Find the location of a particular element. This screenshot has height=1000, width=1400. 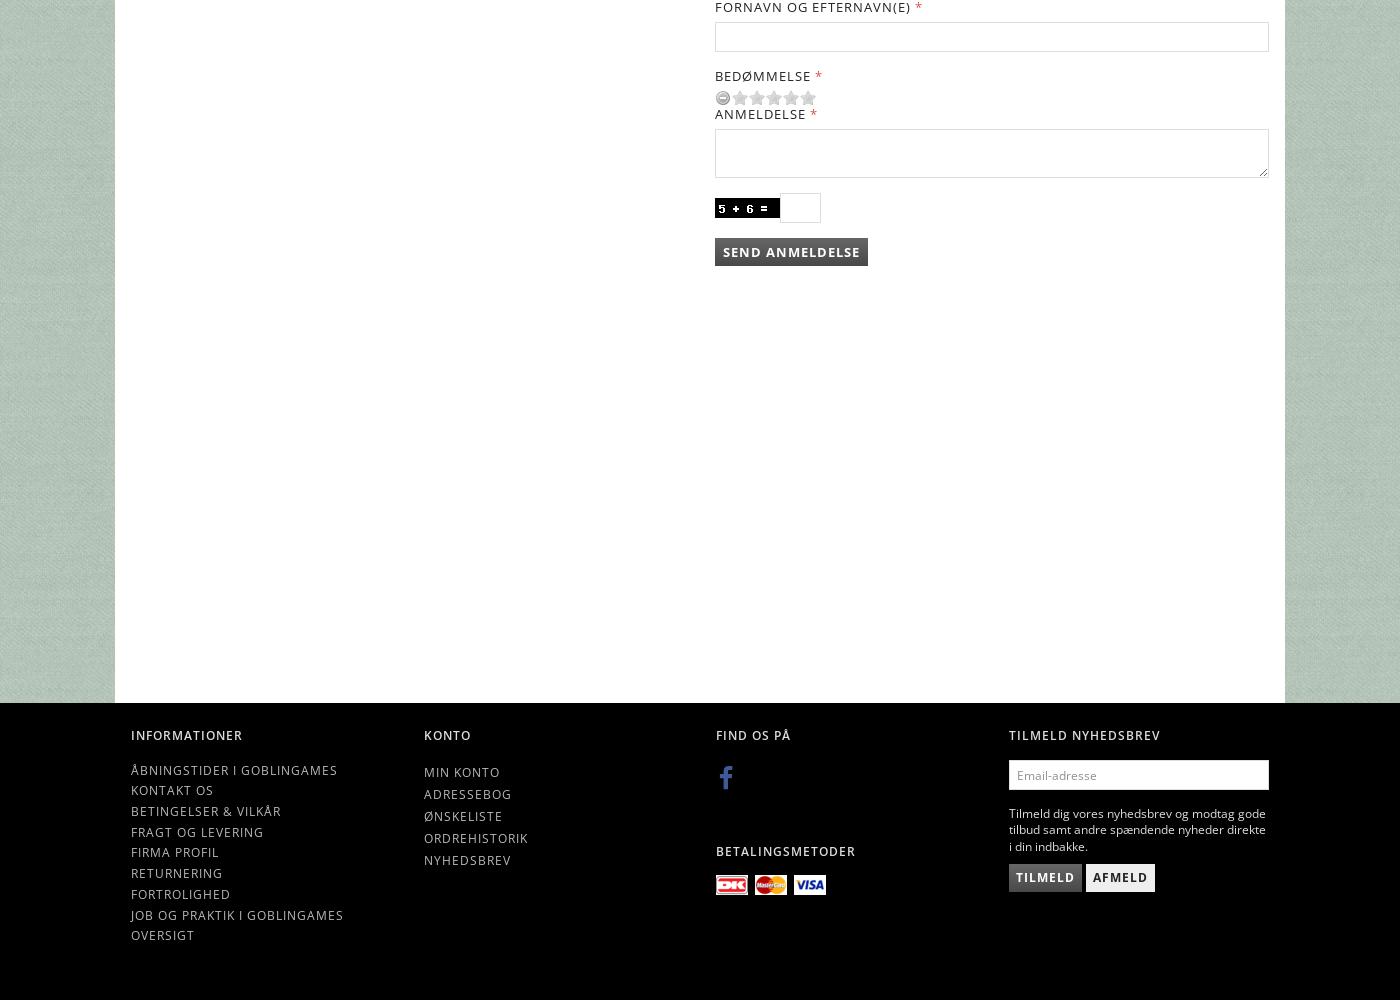

'Fortrolighed' is located at coordinates (131, 893).